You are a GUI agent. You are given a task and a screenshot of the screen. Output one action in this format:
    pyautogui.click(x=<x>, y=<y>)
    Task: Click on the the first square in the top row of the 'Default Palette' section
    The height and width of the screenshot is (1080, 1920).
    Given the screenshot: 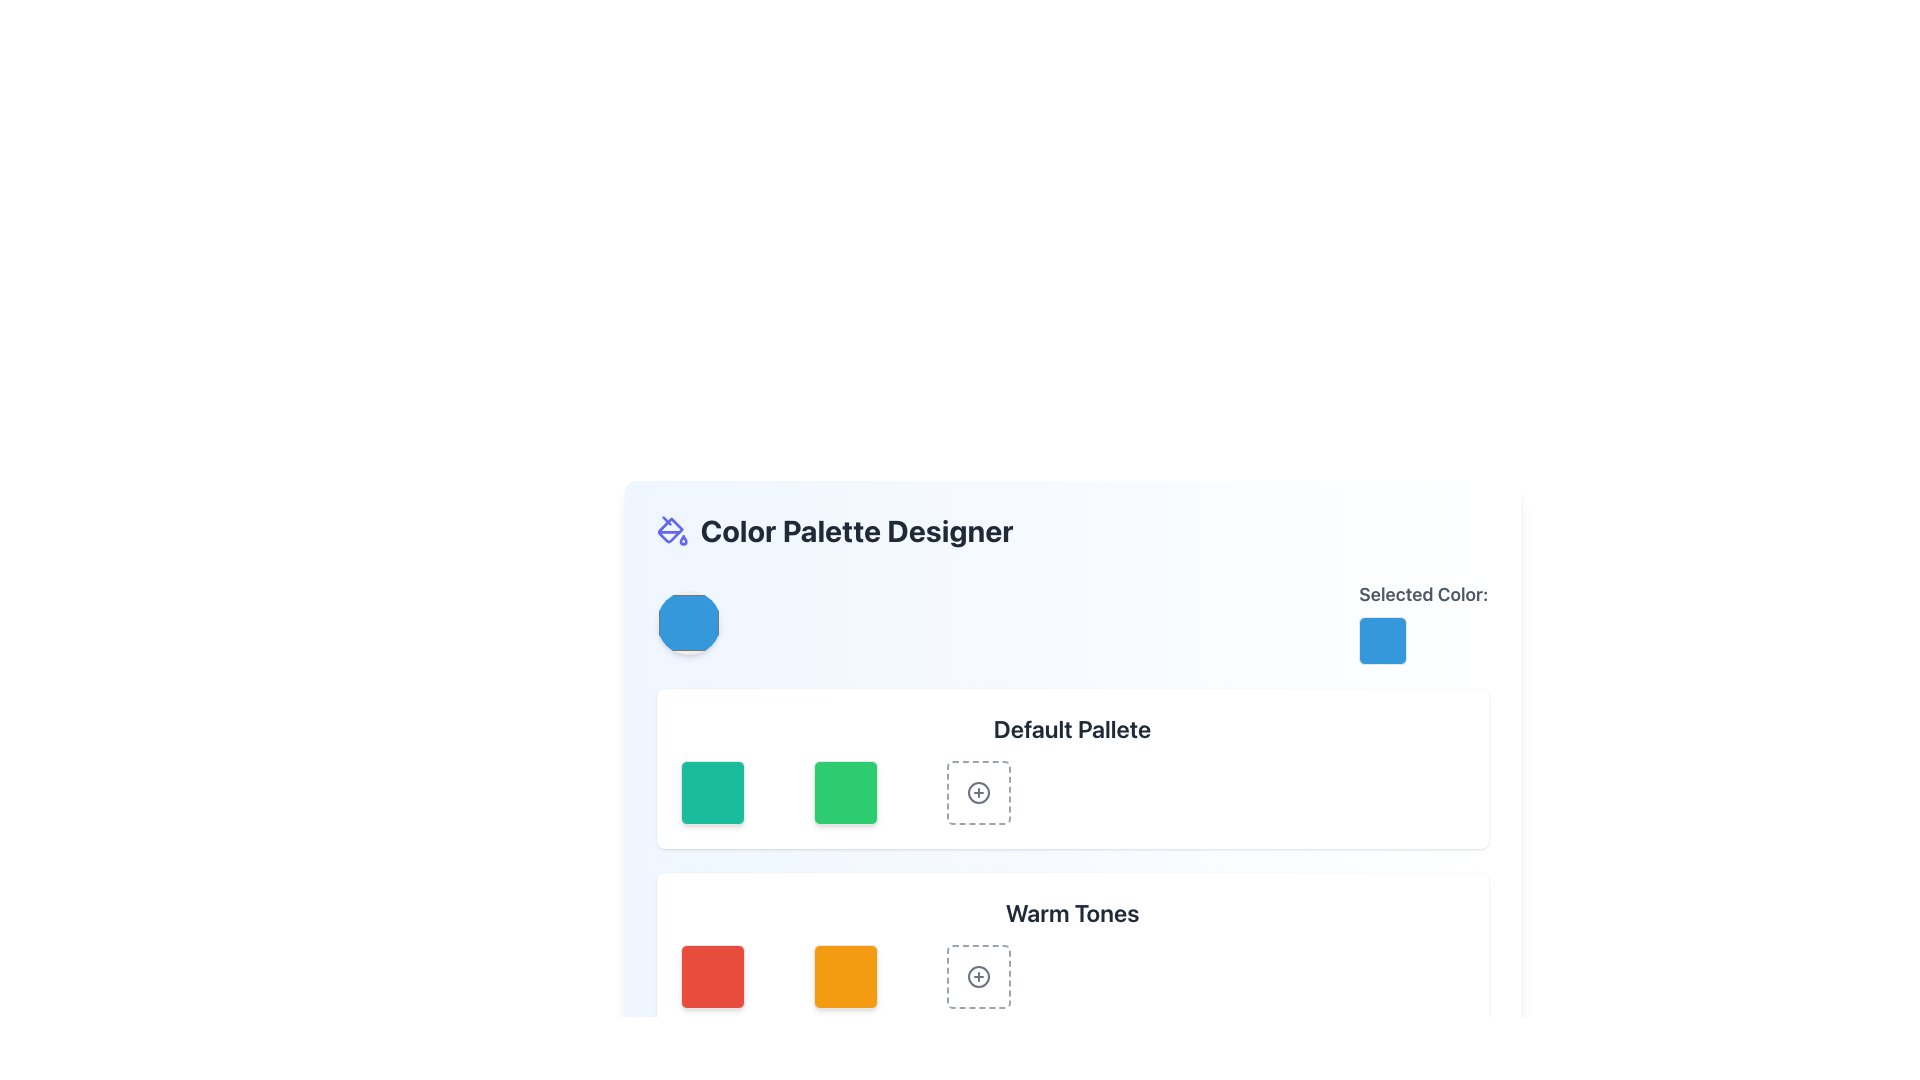 What is the action you would take?
    pyautogui.click(x=738, y=792)
    